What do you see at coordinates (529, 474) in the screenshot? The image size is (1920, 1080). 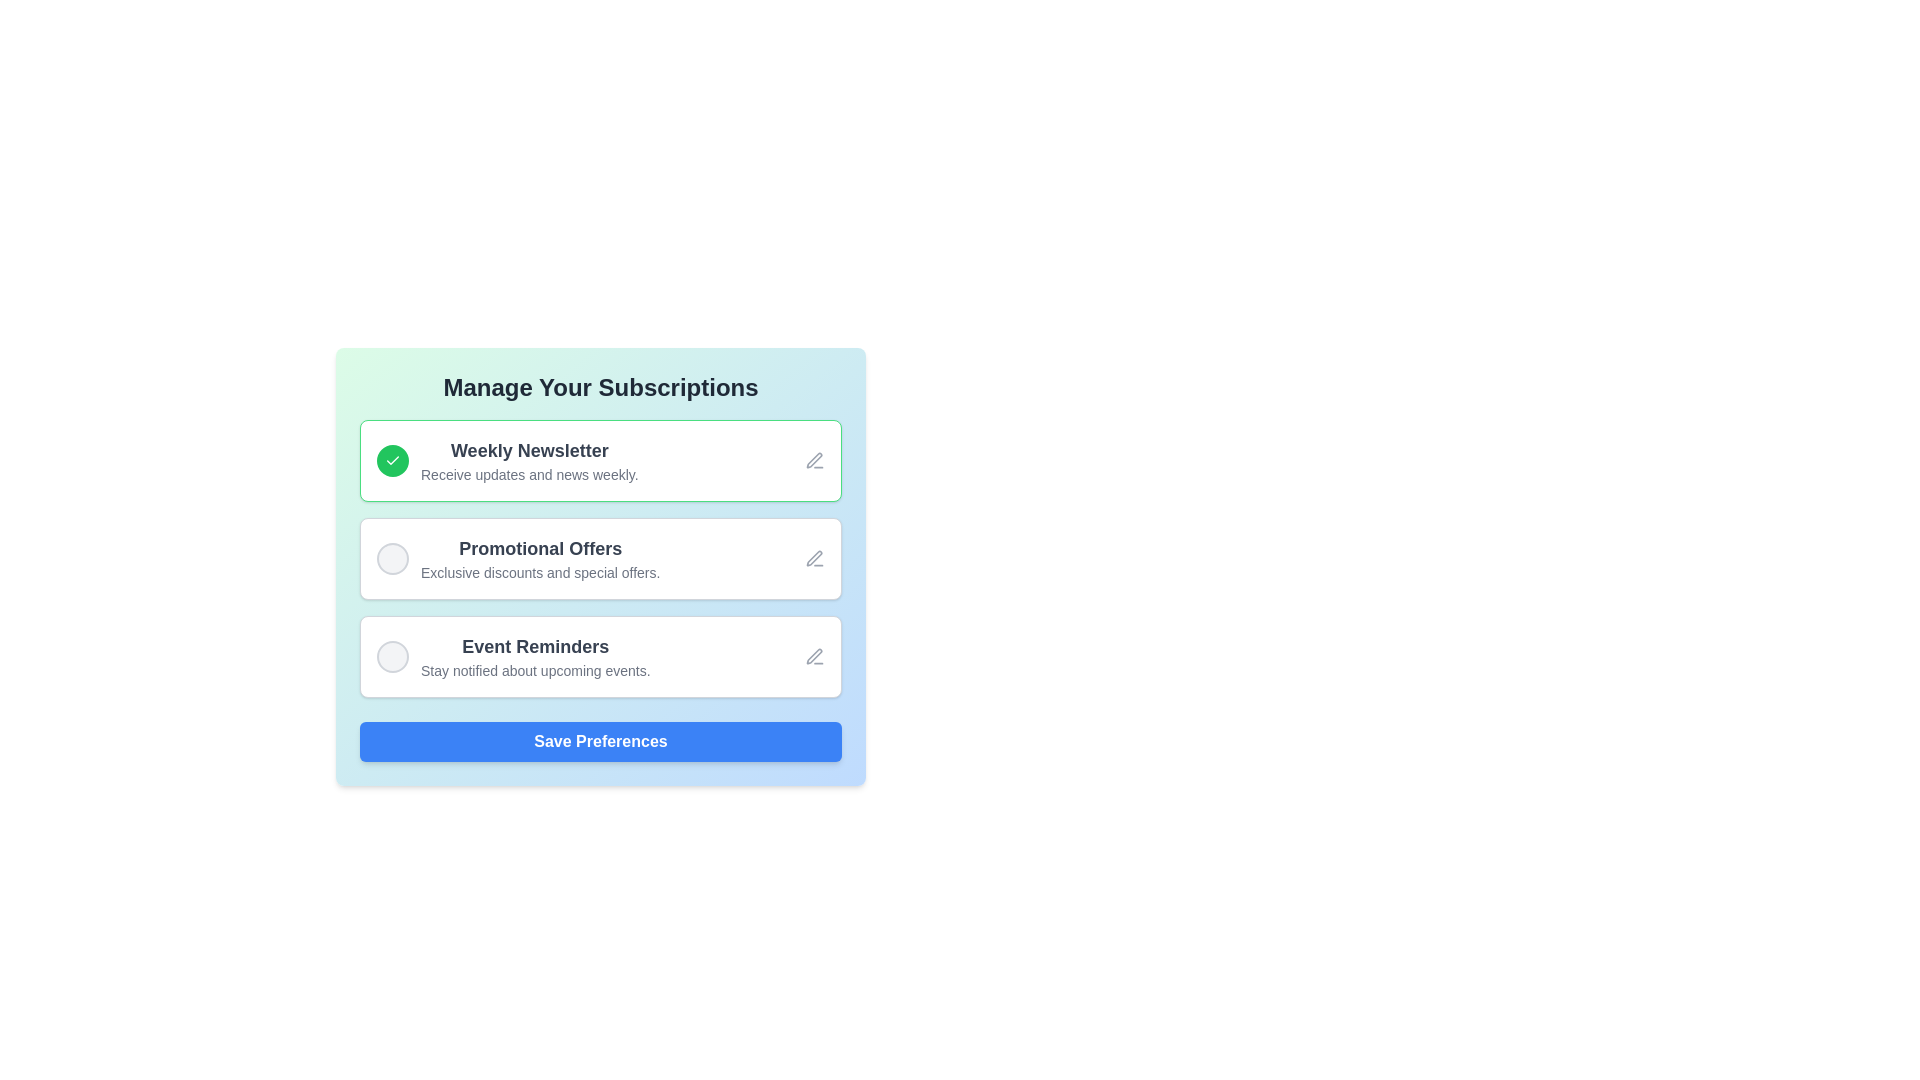 I see `the text element that says 'Receive updates and news weekly.' located underneath the title 'Weekly Newsletter' in the outlined box for subscription options` at bounding box center [529, 474].